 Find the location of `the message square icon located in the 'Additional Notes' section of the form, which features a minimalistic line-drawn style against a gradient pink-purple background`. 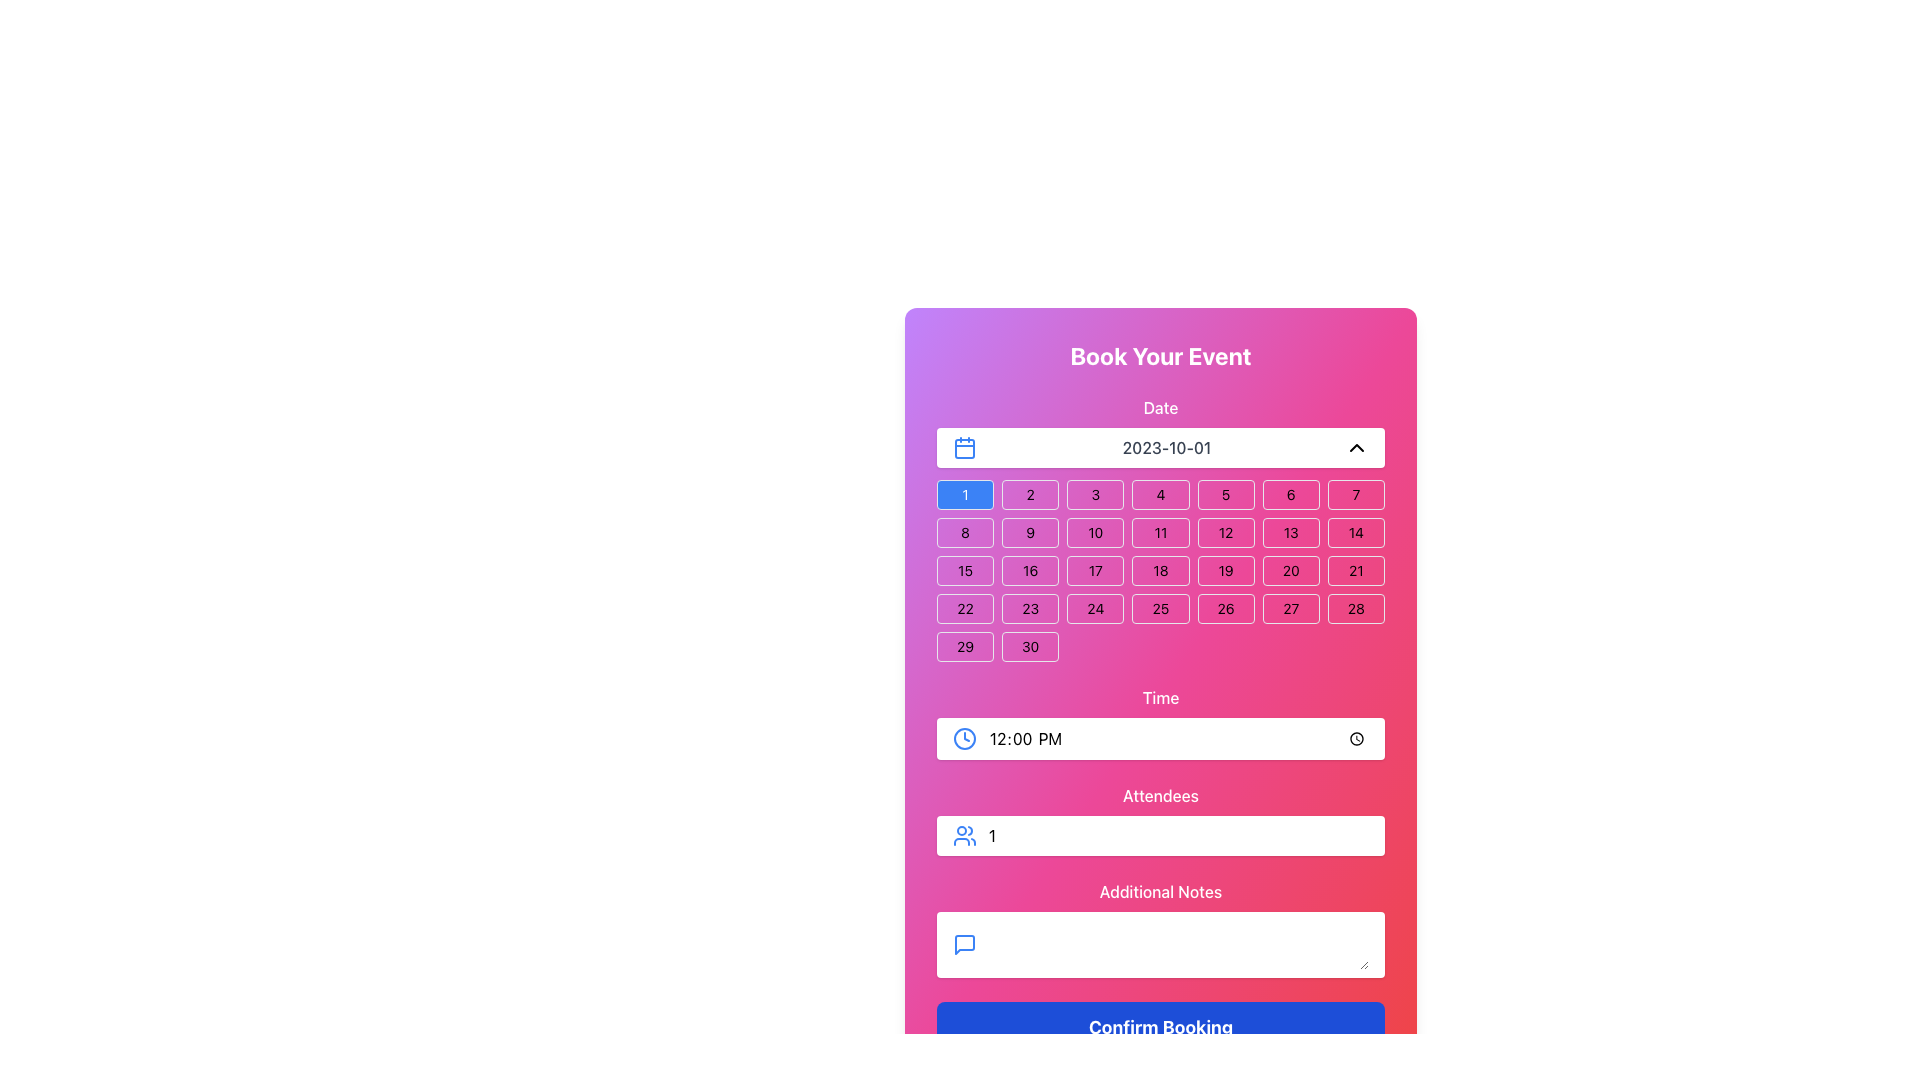

the message square icon located in the 'Additional Notes' section of the form, which features a minimalistic line-drawn style against a gradient pink-purple background is located at coordinates (964, 945).